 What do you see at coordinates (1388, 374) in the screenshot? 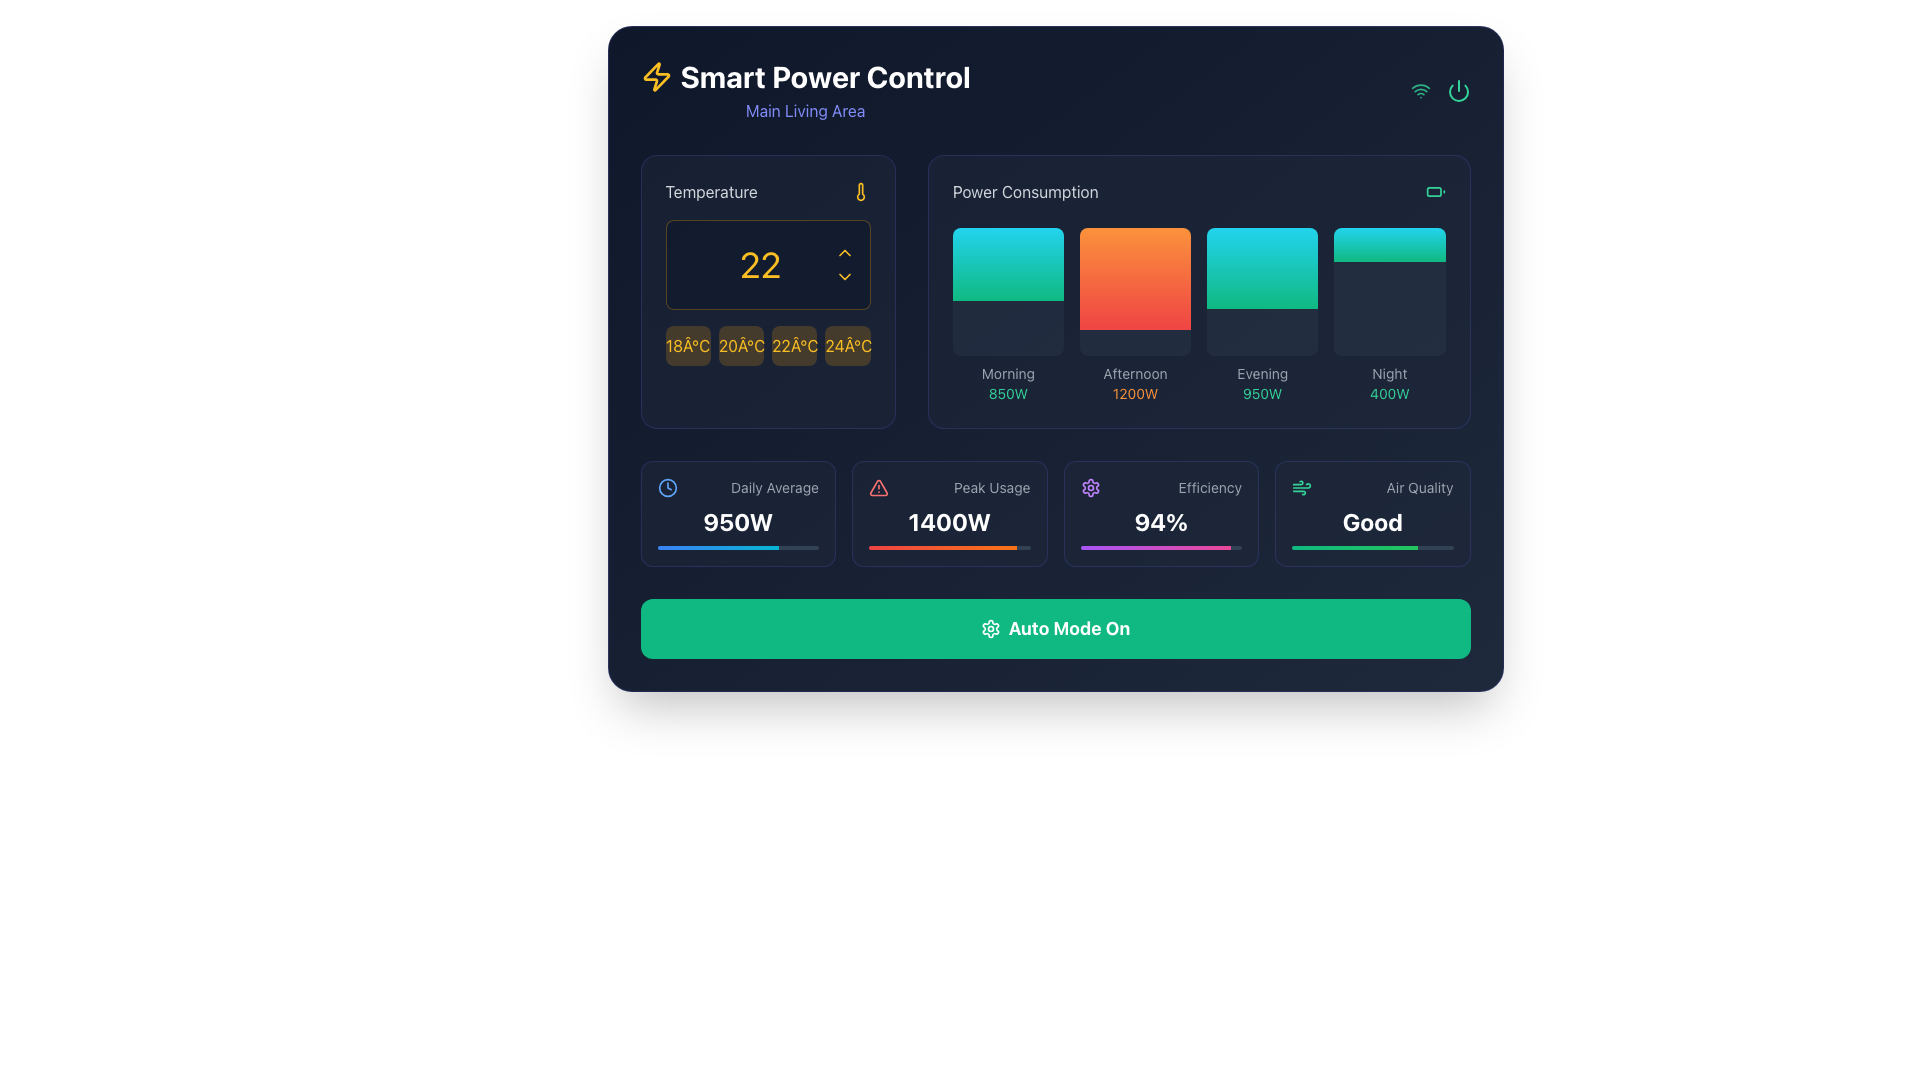
I see `the 'Night' text label that indicates the time period for power consumption, which is located above the '400W' text and below the graphical representation of consumption levels in the far-right column of the grid` at bounding box center [1388, 374].